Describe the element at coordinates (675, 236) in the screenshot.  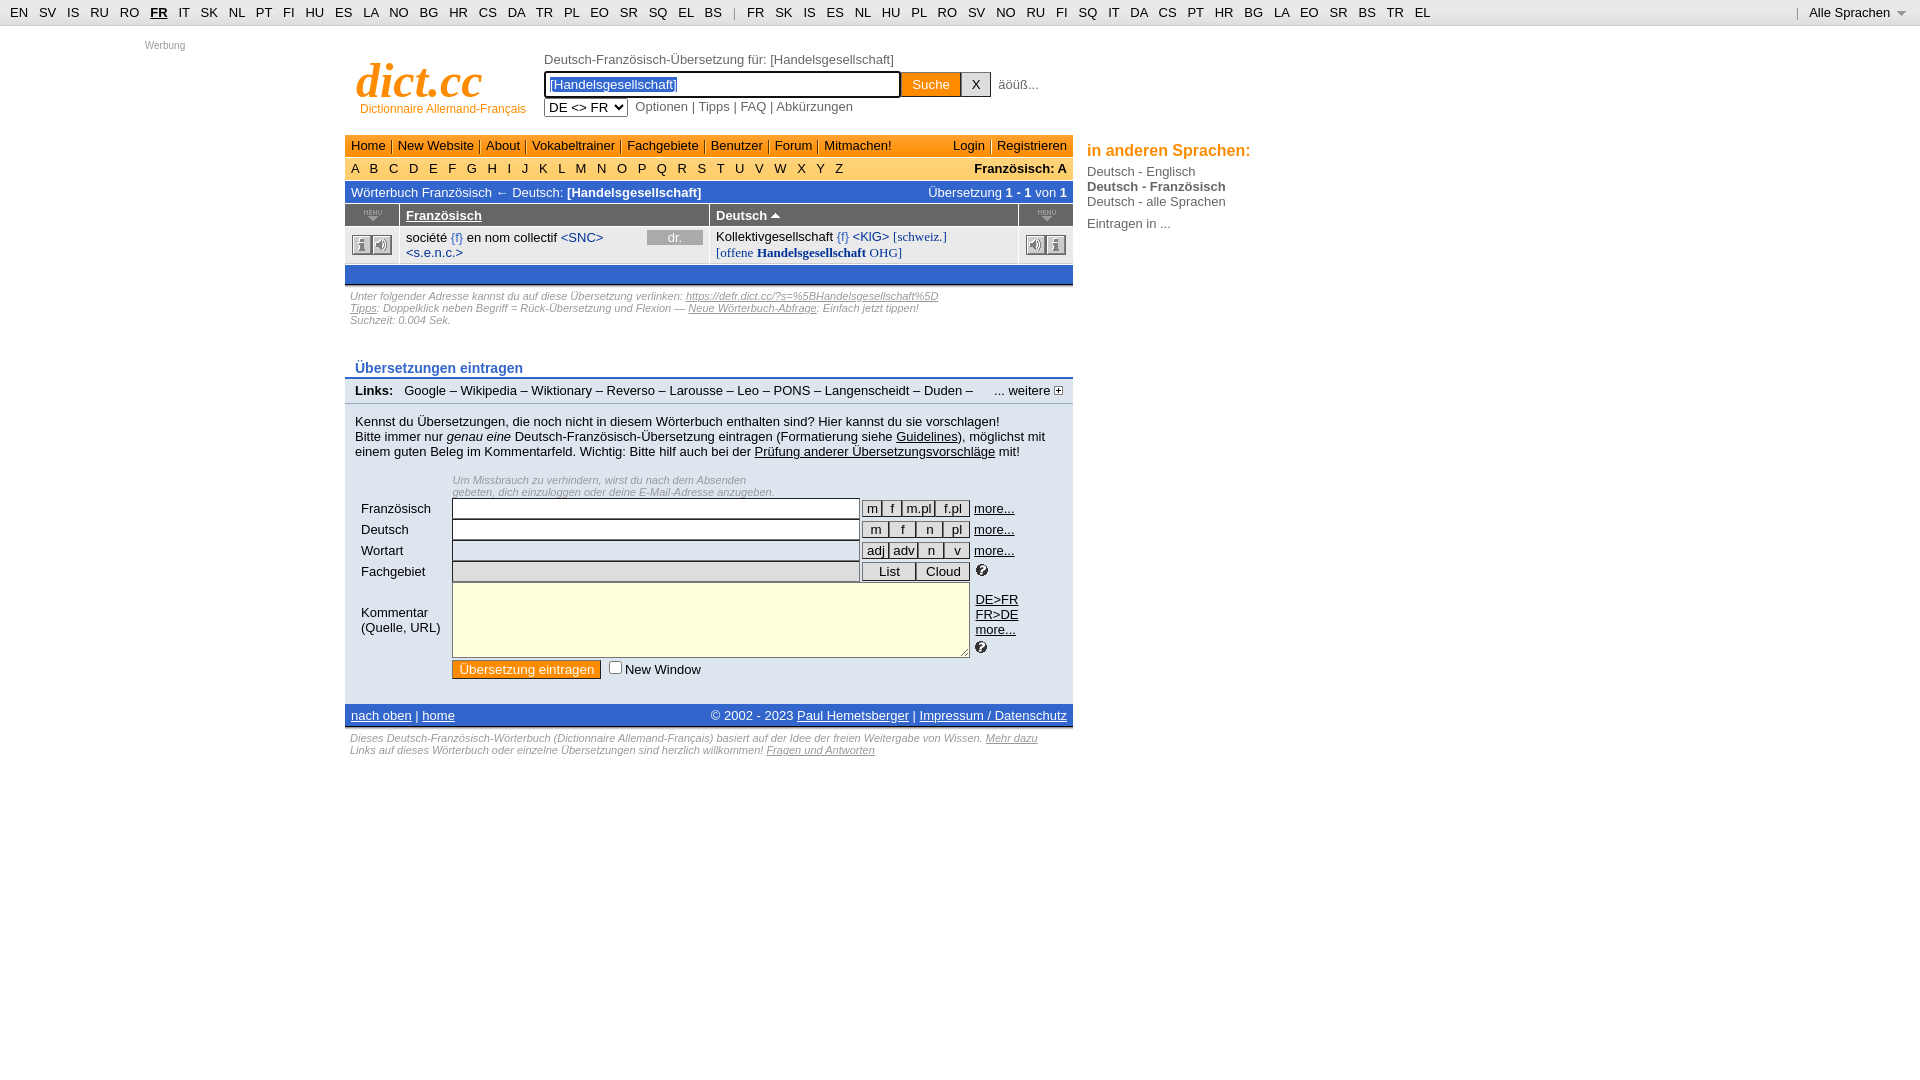
I see `'dr.'` at that location.